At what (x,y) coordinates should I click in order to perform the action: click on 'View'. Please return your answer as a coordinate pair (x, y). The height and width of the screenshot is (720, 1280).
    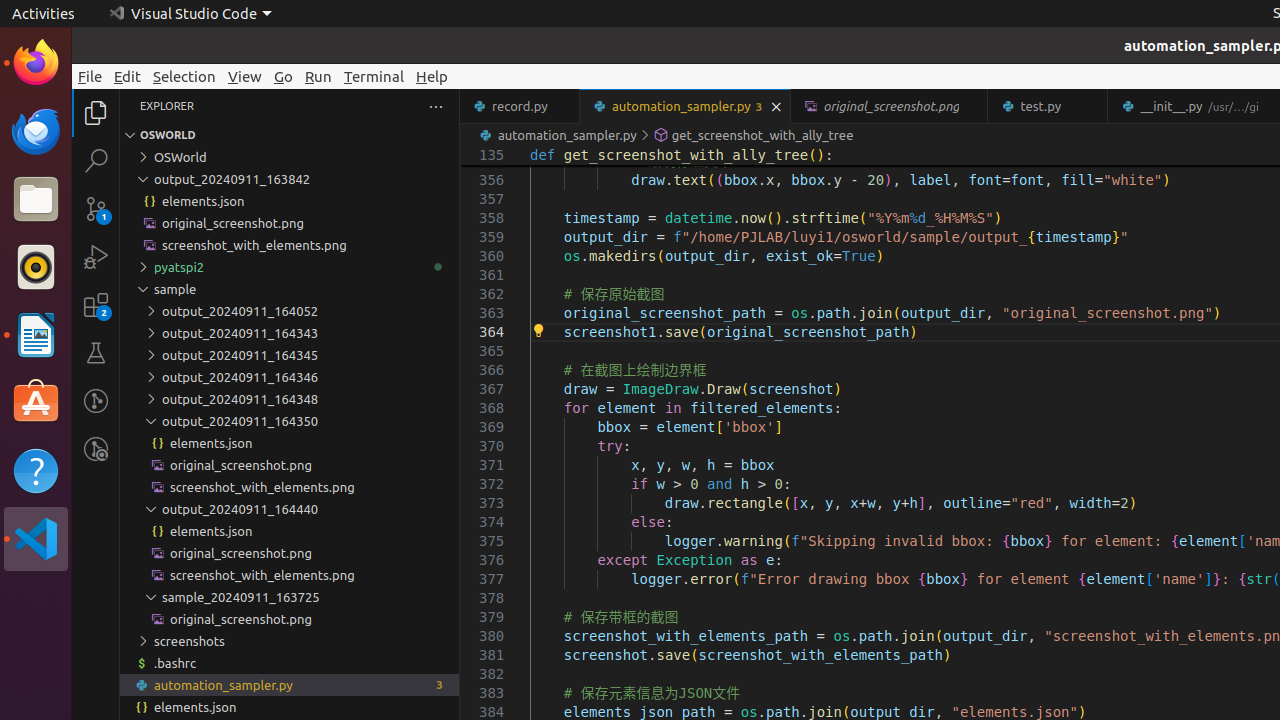
    Looking at the image, I should click on (243, 75).